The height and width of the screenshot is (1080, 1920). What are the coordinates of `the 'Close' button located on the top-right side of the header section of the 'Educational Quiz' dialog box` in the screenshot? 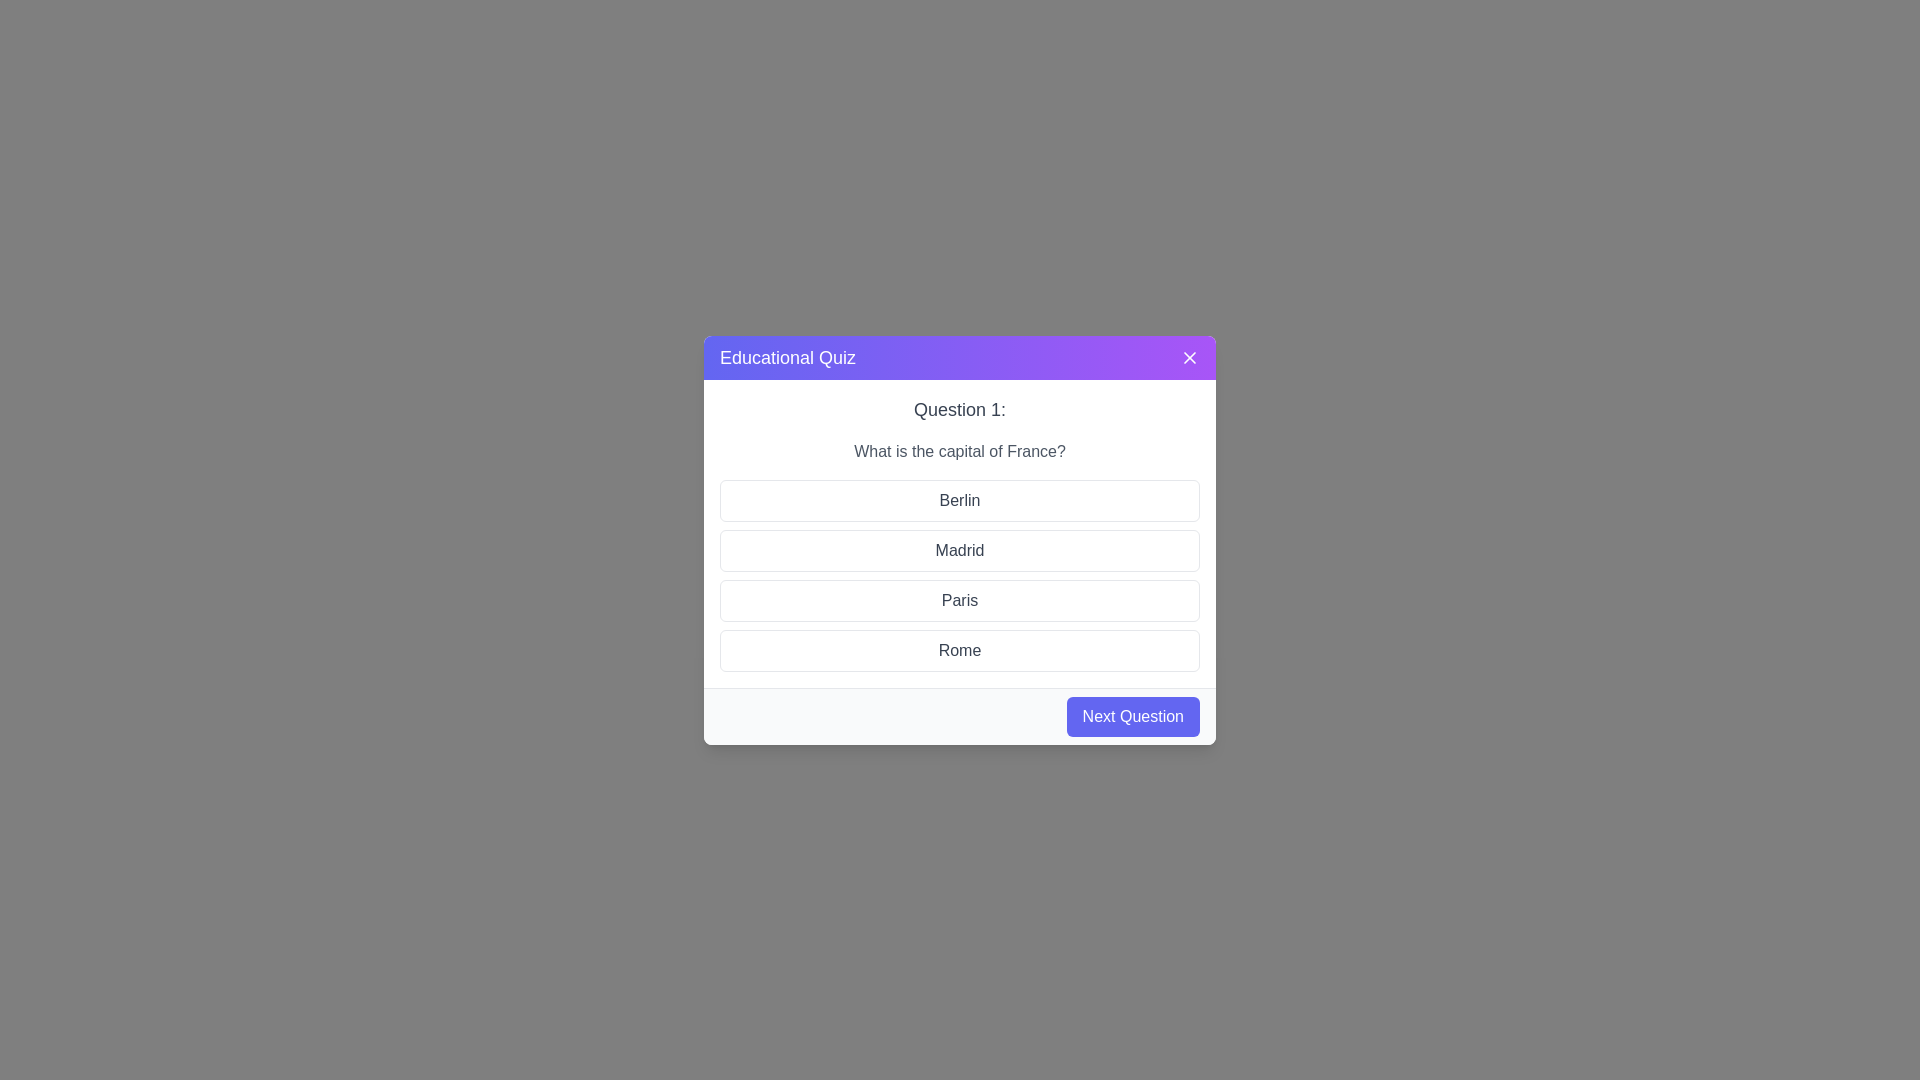 It's located at (1190, 356).